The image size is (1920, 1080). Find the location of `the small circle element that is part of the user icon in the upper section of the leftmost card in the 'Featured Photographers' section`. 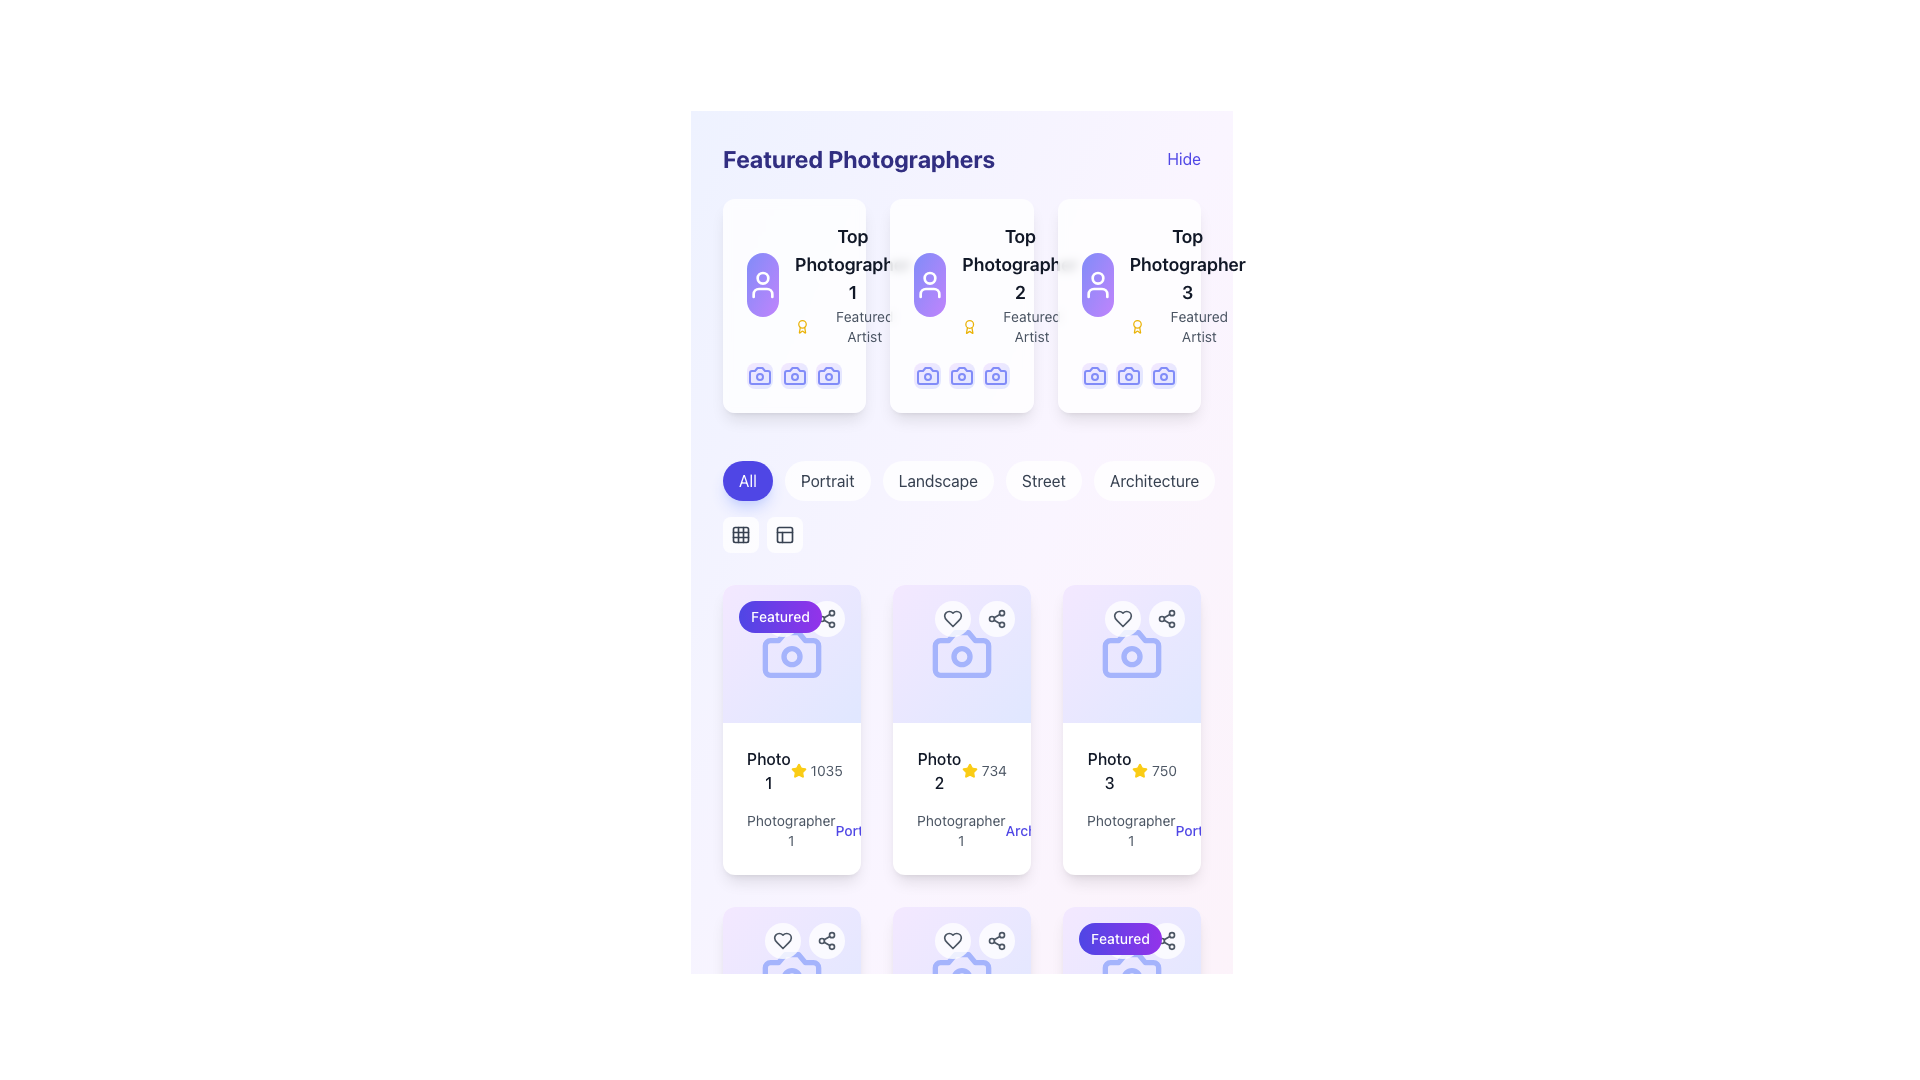

the small circle element that is part of the user icon in the upper section of the leftmost card in the 'Featured Photographers' section is located at coordinates (762, 277).